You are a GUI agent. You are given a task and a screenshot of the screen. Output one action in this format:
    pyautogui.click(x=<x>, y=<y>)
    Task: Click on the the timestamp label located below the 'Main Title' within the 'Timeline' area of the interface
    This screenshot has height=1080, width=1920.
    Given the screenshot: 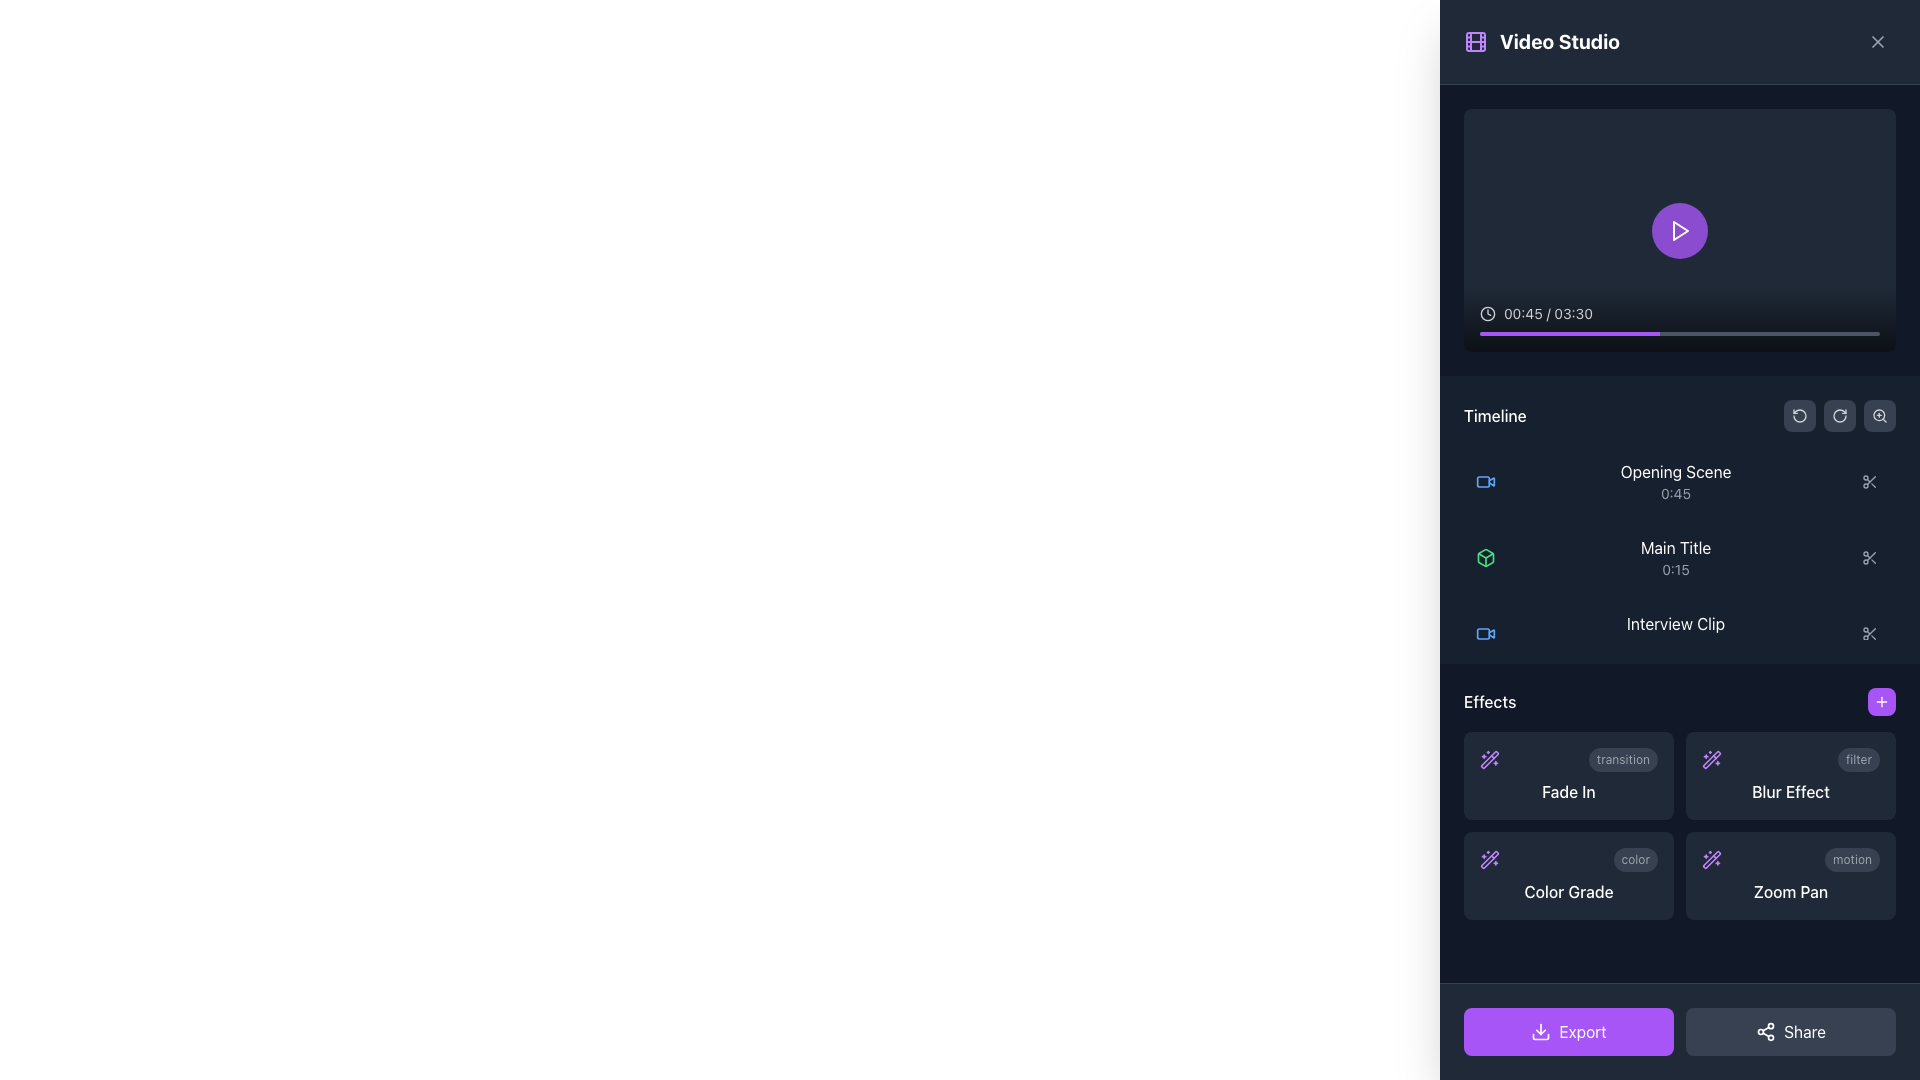 What is the action you would take?
    pyautogui.click(x=1675, y=570)
    